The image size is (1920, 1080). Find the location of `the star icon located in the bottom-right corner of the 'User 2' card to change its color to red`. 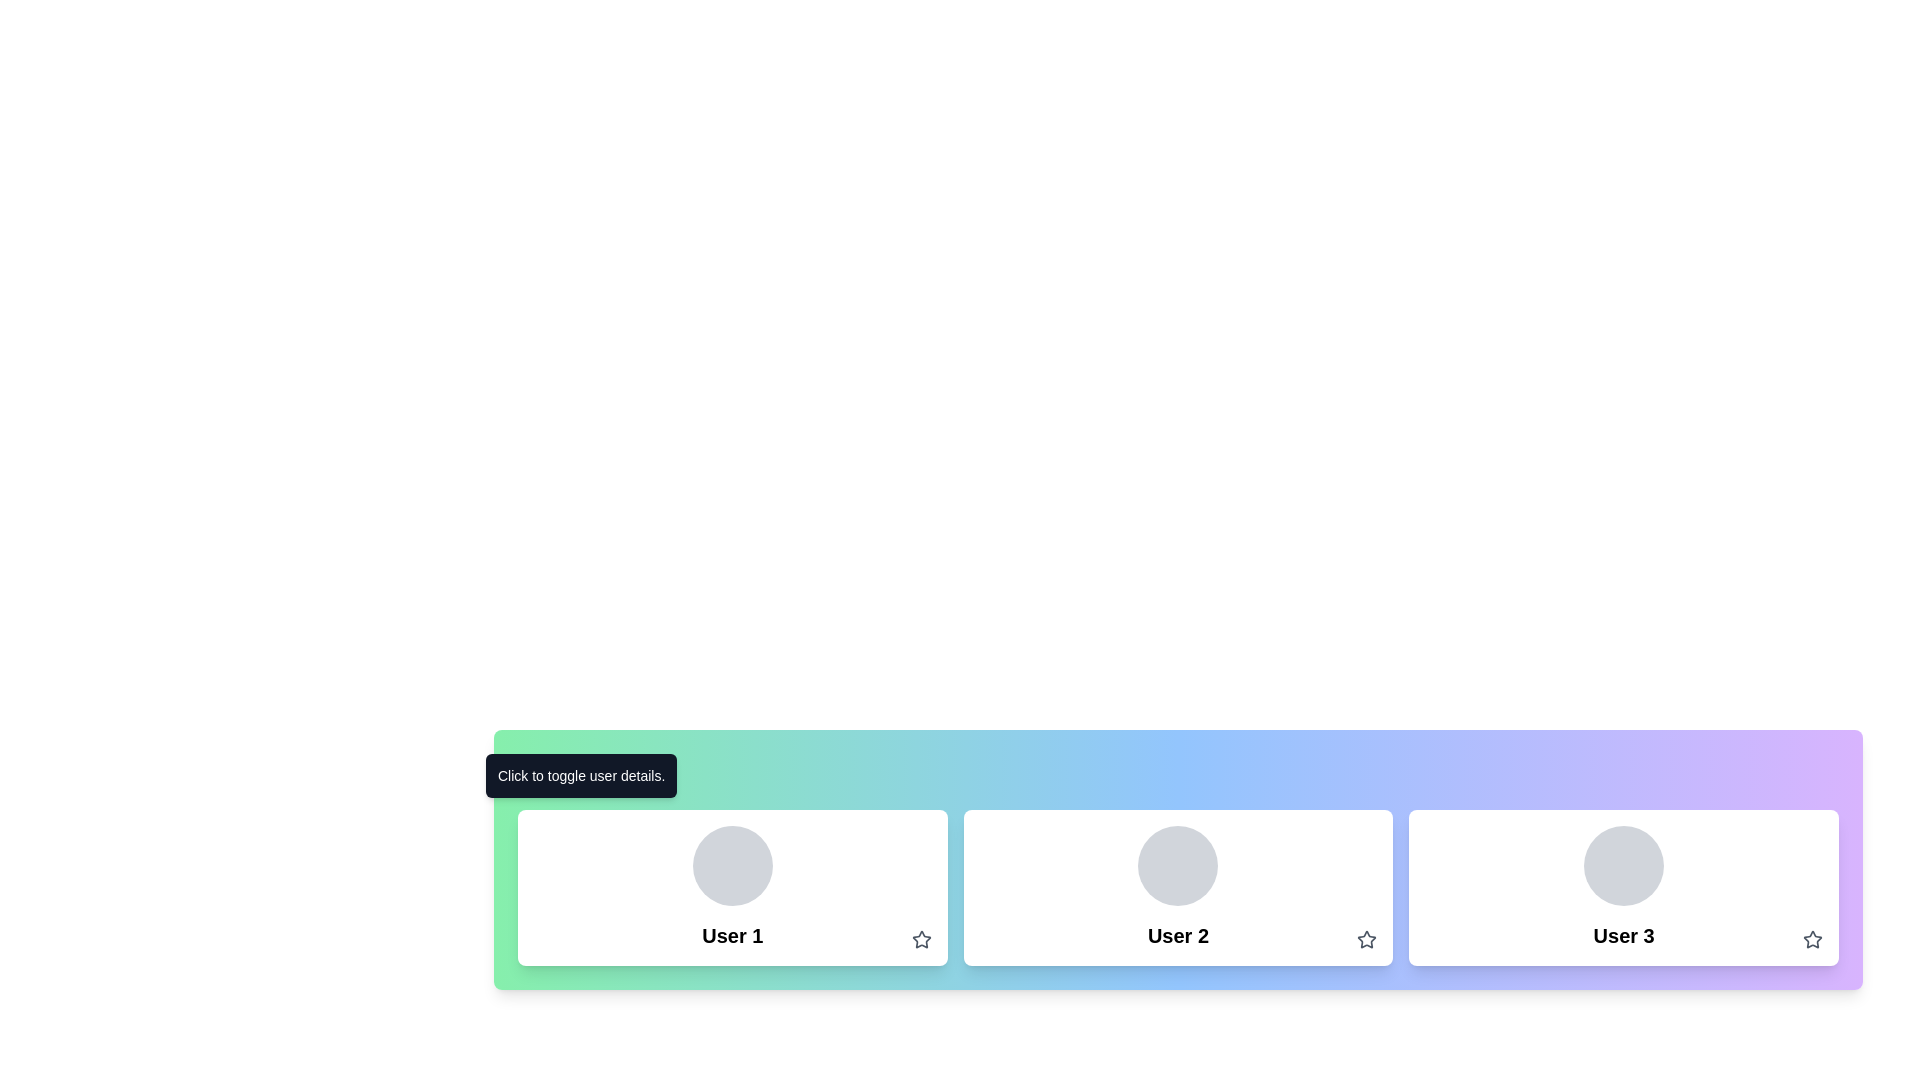

the star icon located in the bottom-right corner of the 'User 2' card to change its color to red is located at coordinates (1366, 940).